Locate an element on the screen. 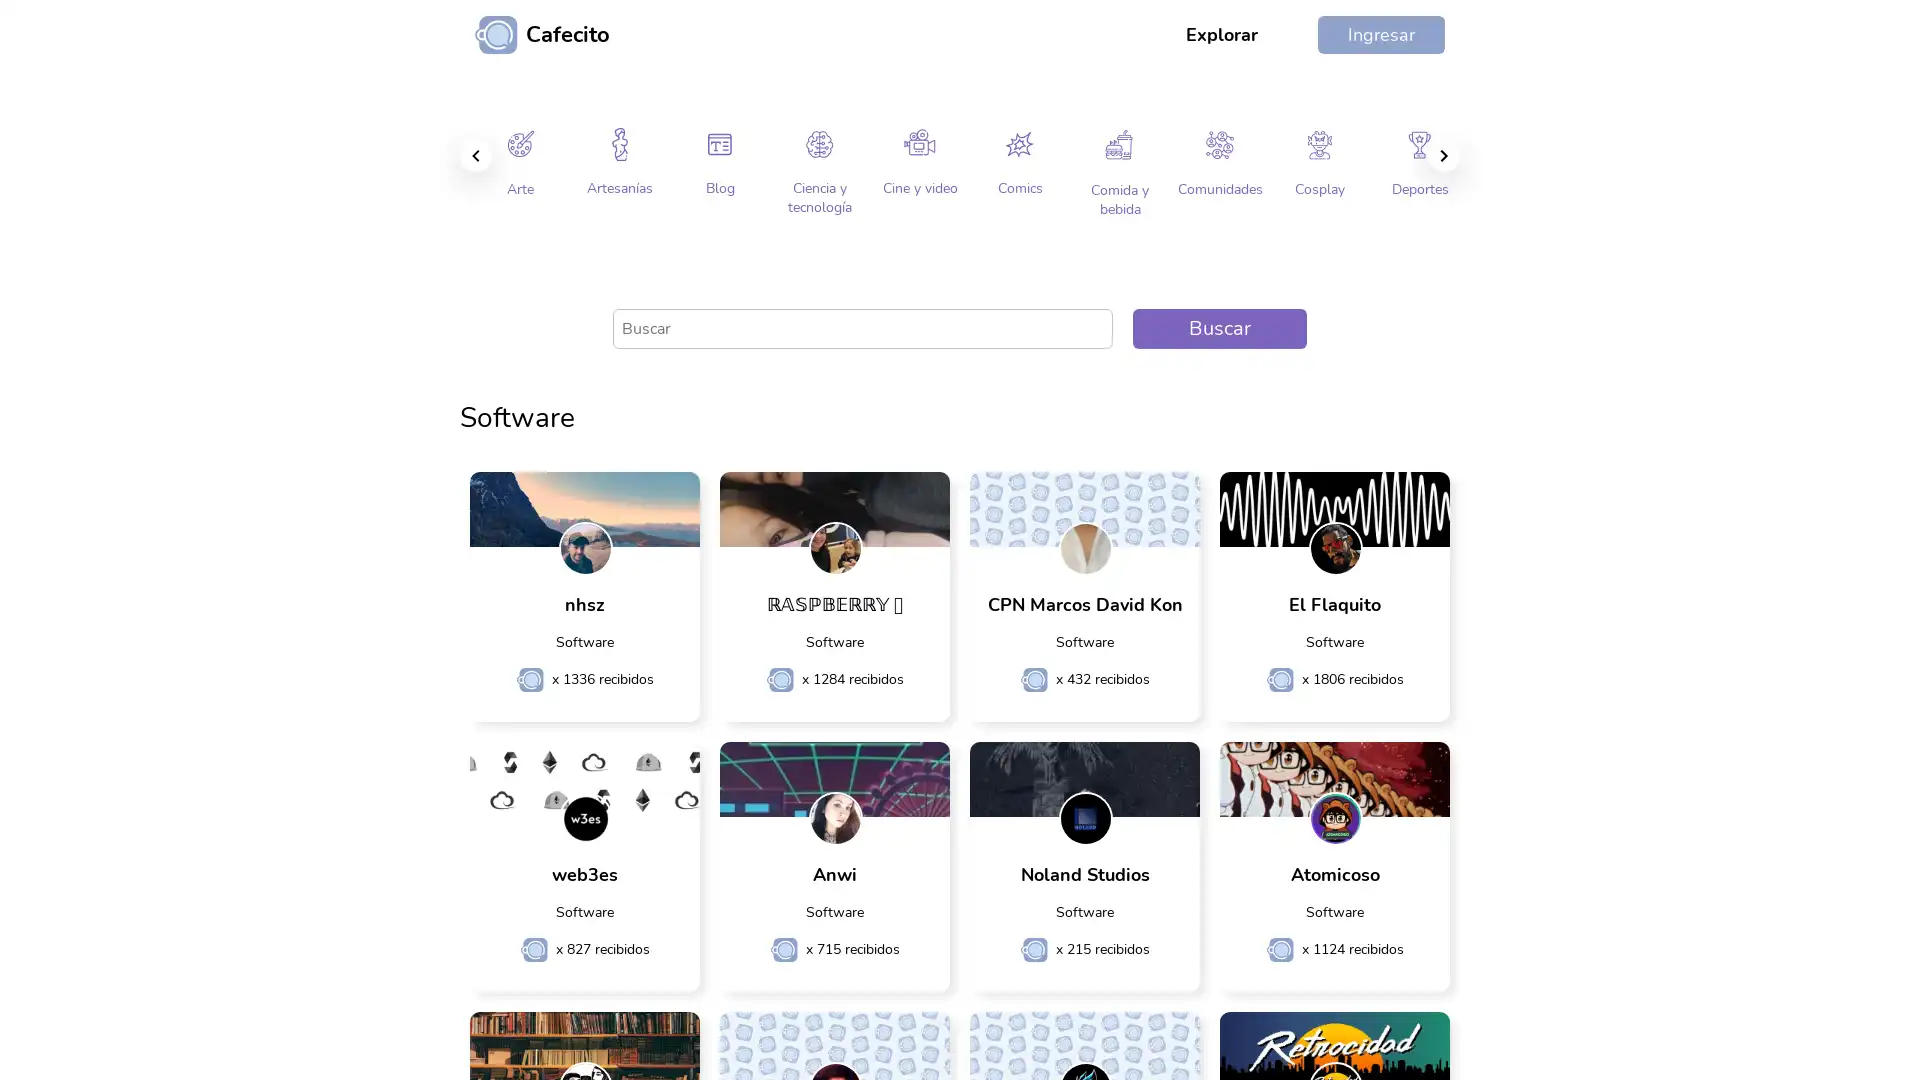 The width and height of the screenshot is (1920, 1080). Buscar is located at coordinates (1218, 326).